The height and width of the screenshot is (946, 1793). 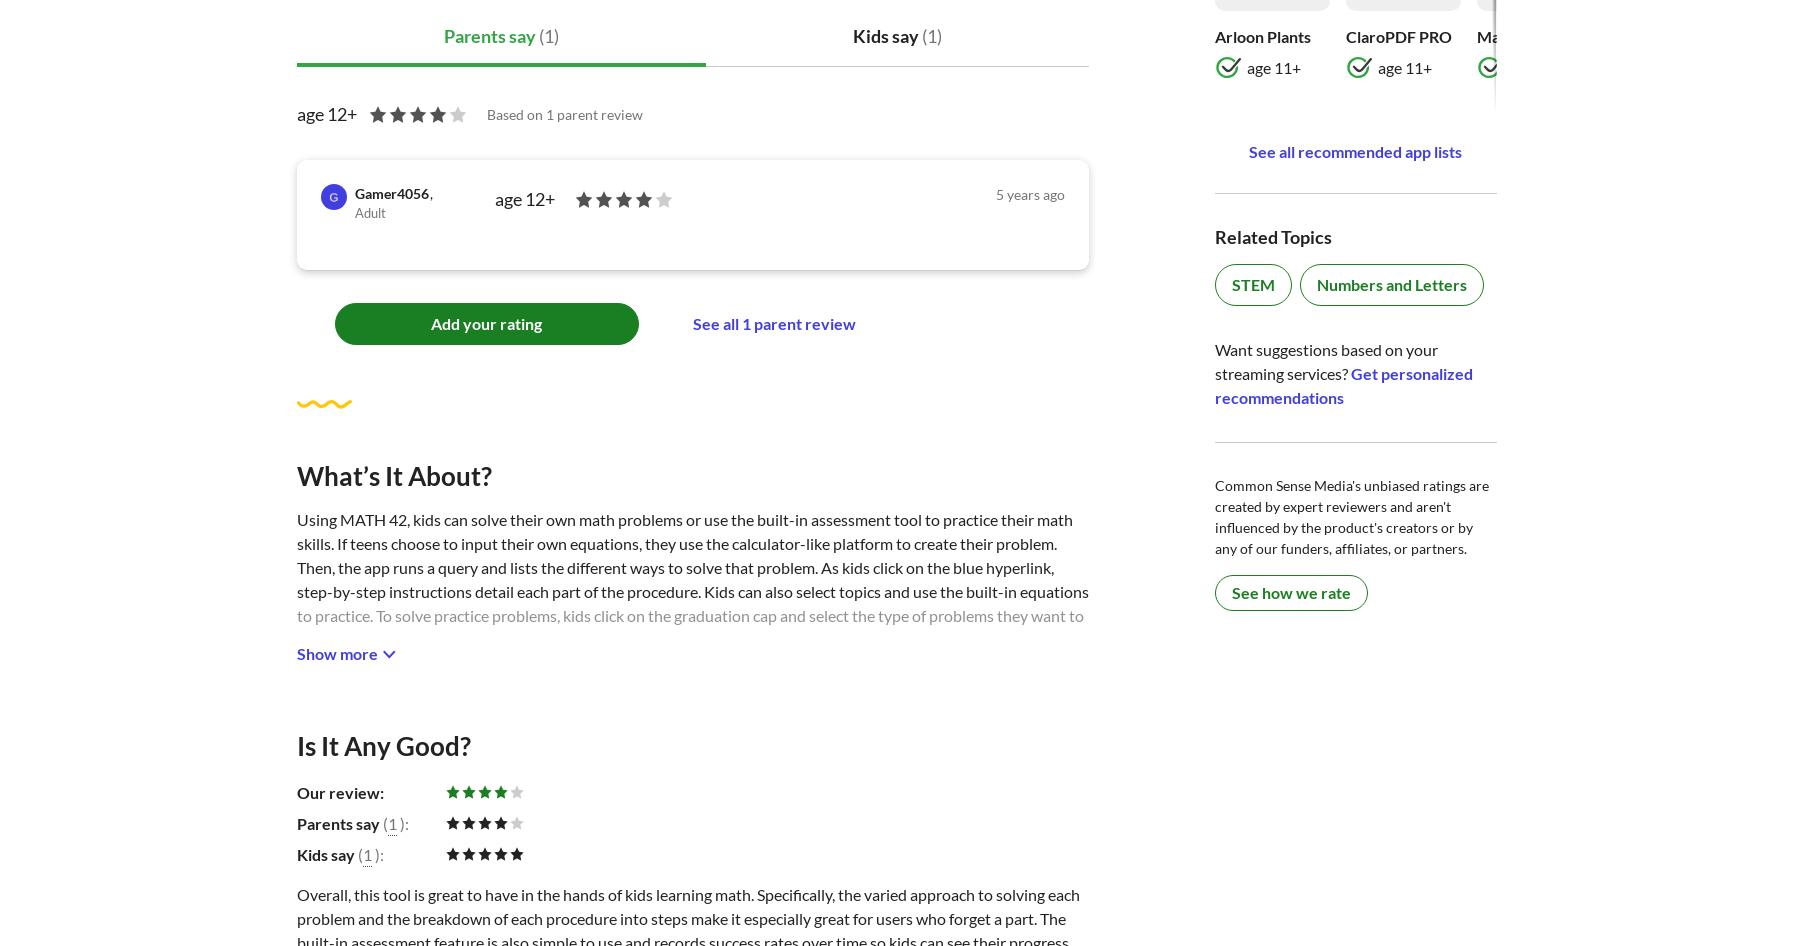 What do you see at coordinates (295, 653) in the screenshot?
I see `'Show more'` at bounding box center [295, 653].